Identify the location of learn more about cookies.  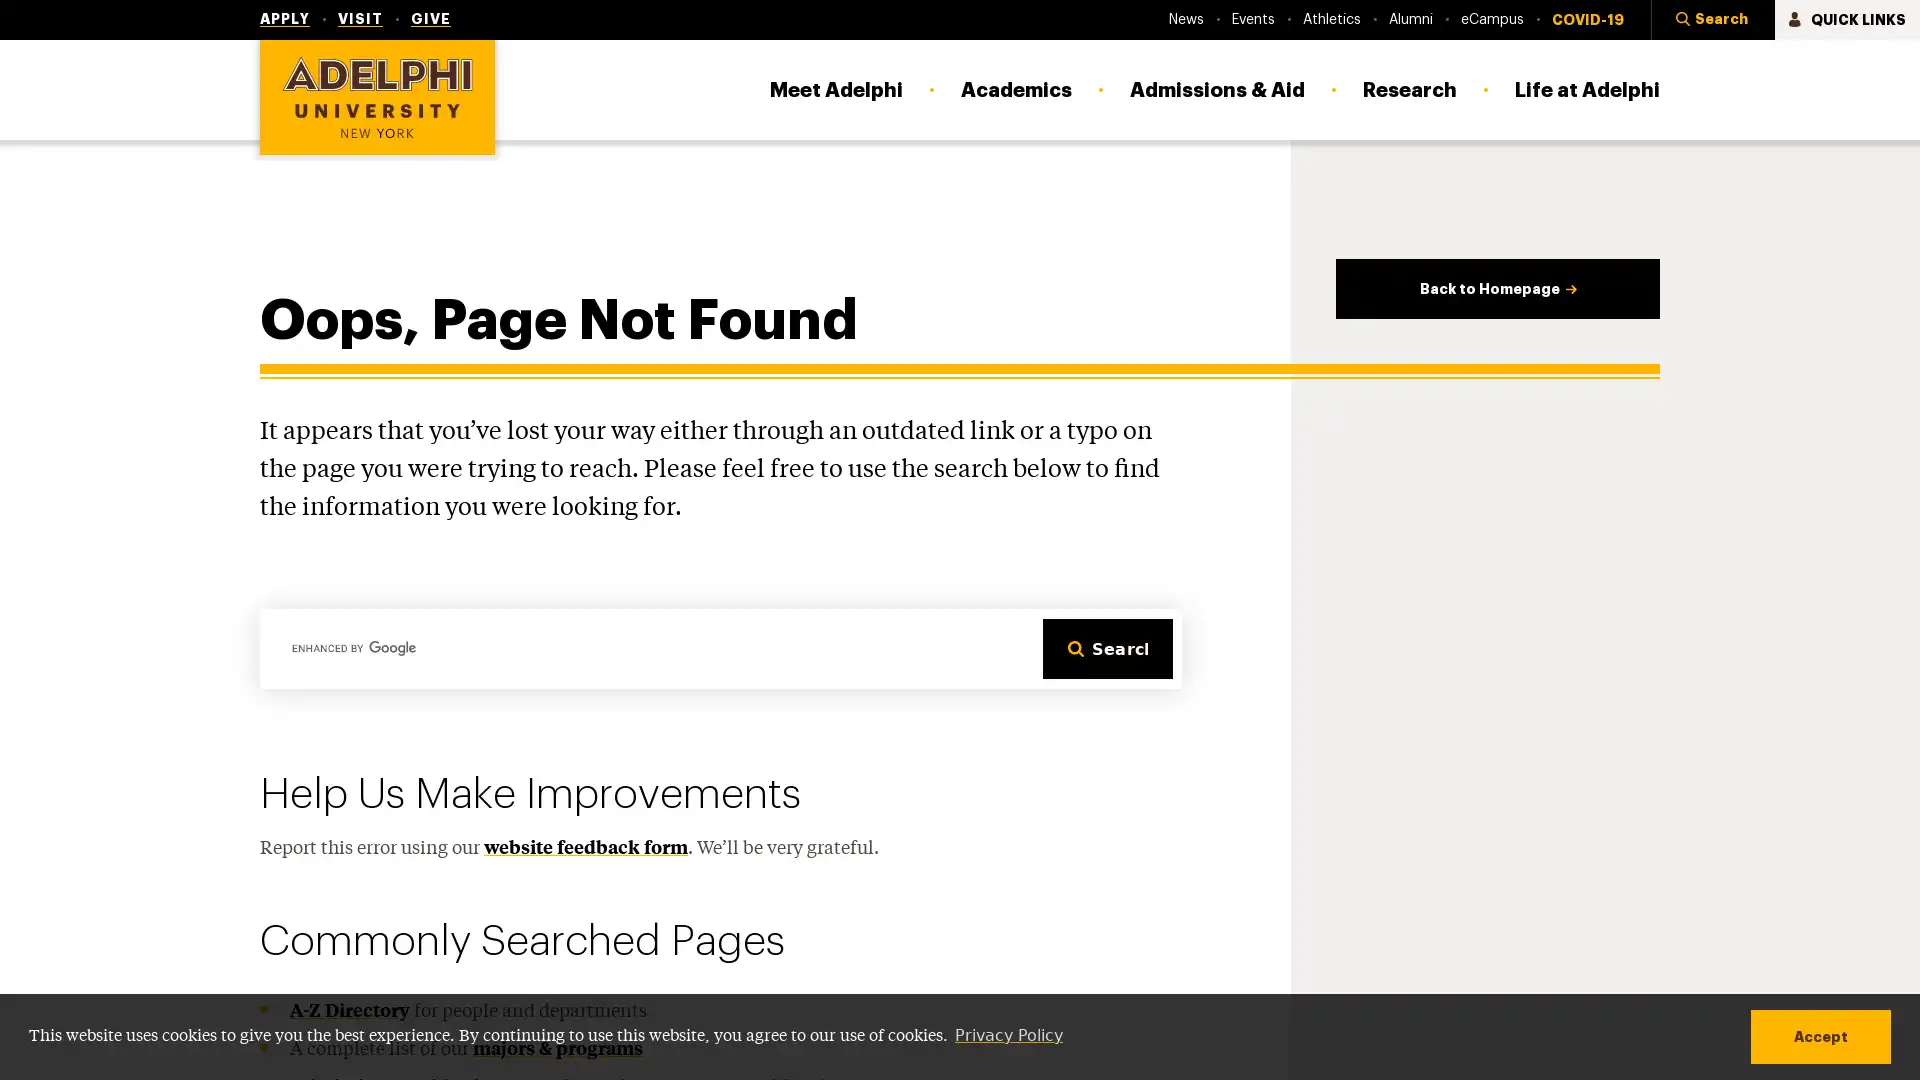
(1008, 1035).